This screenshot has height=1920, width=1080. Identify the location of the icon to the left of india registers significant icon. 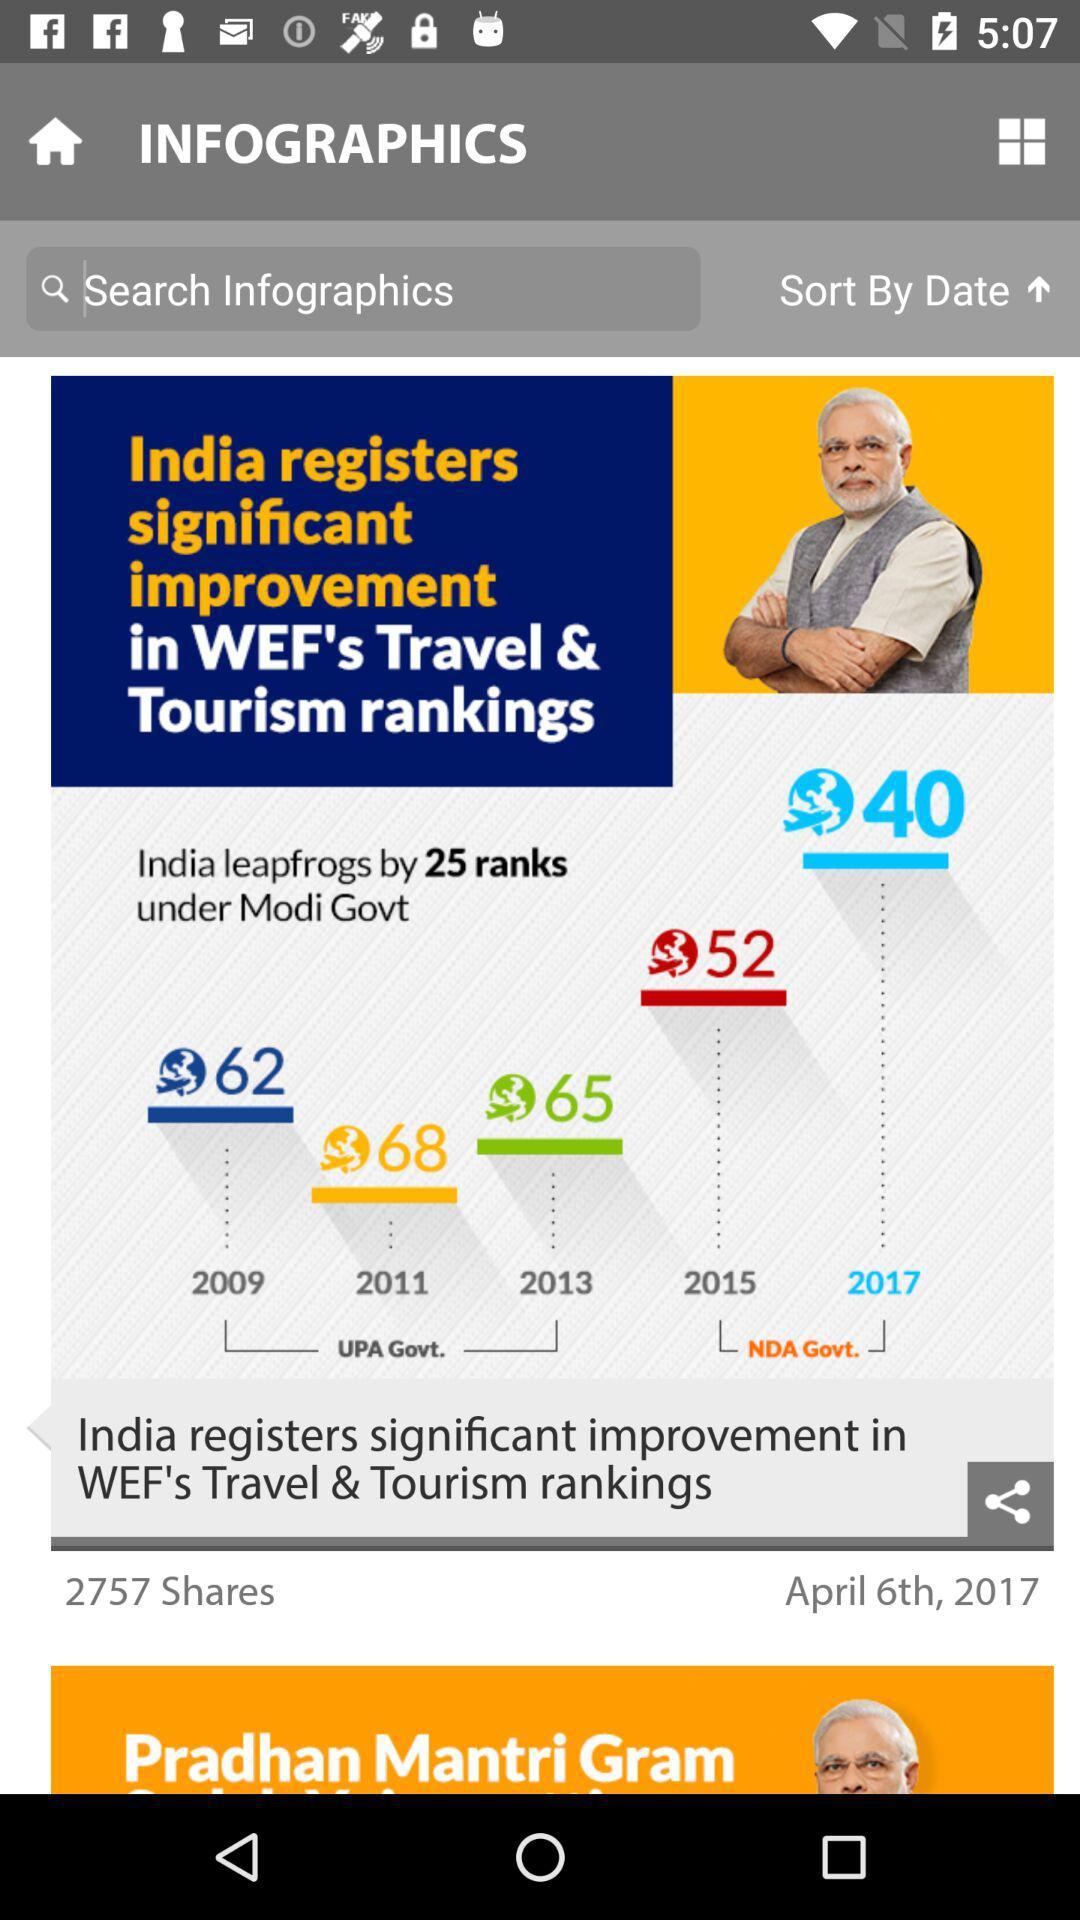
(38, 1427).